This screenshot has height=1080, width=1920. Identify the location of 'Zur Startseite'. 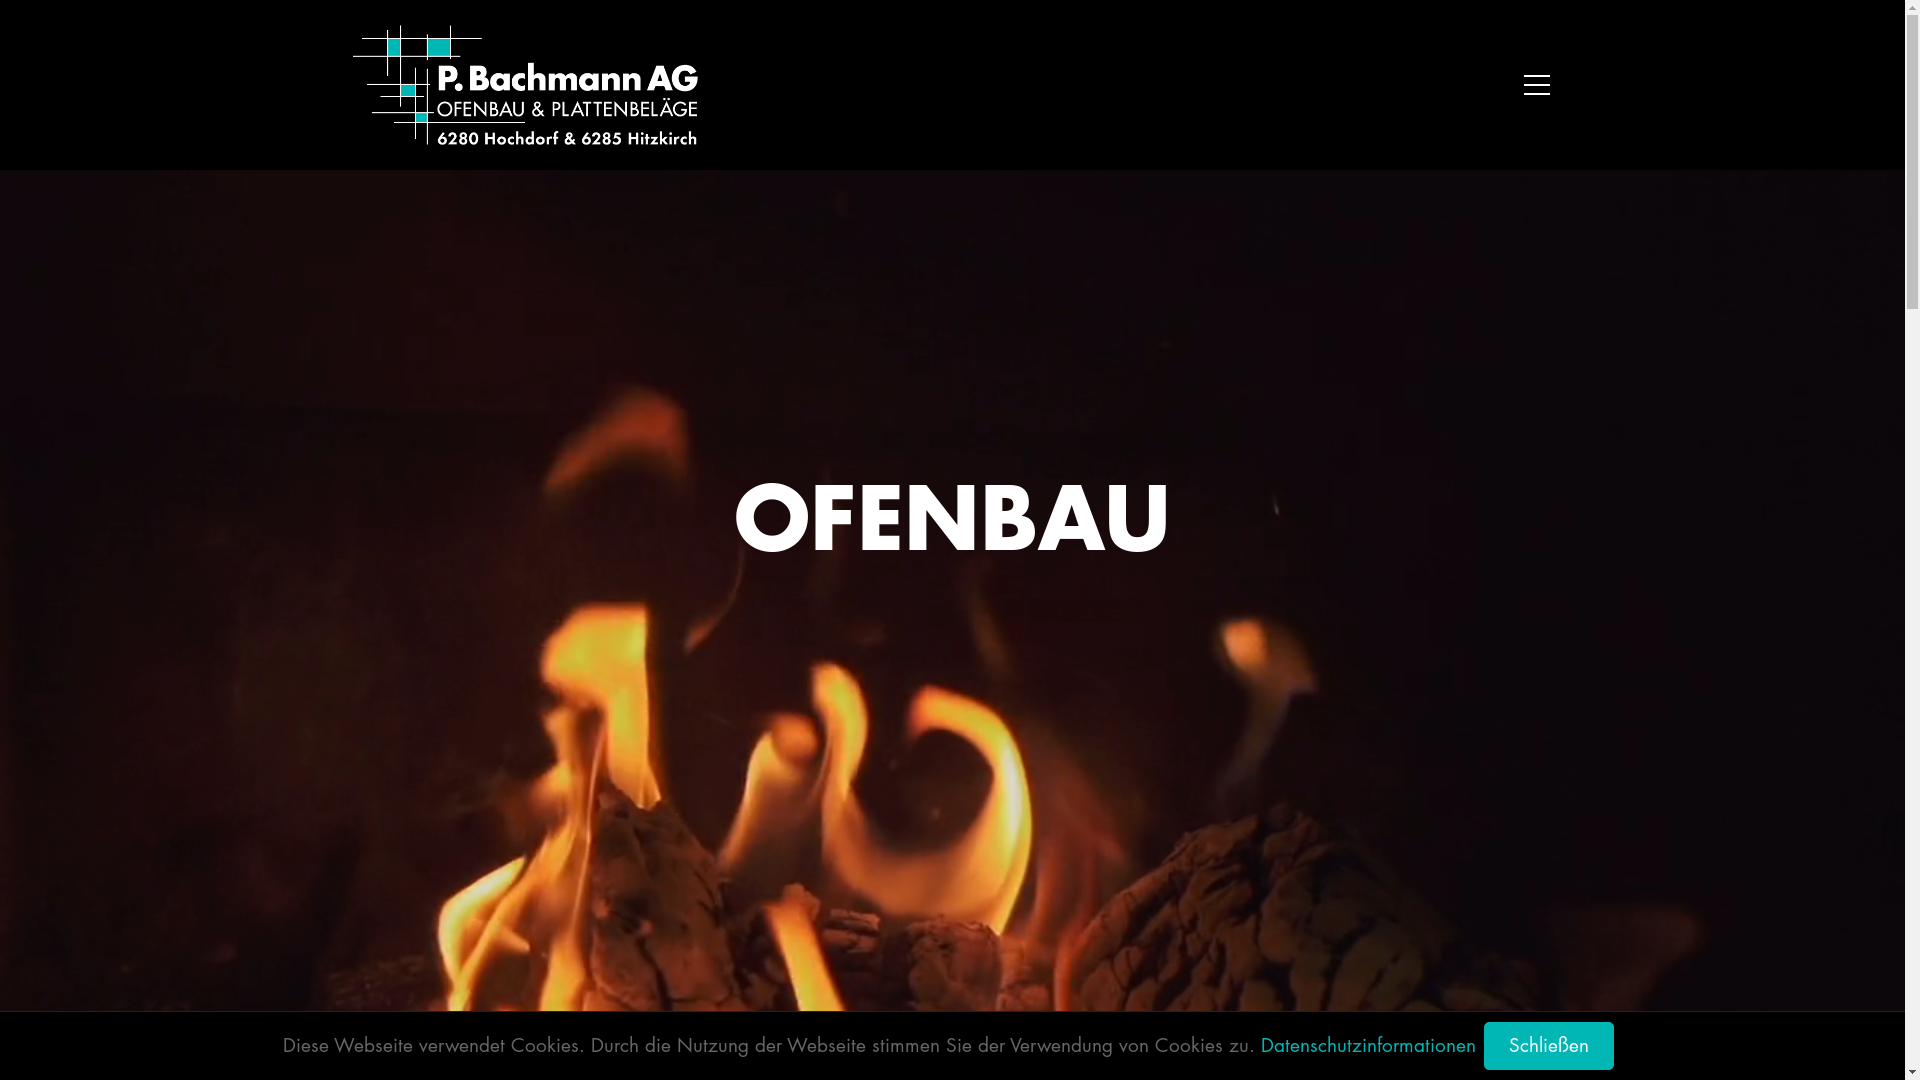
(524, 83).